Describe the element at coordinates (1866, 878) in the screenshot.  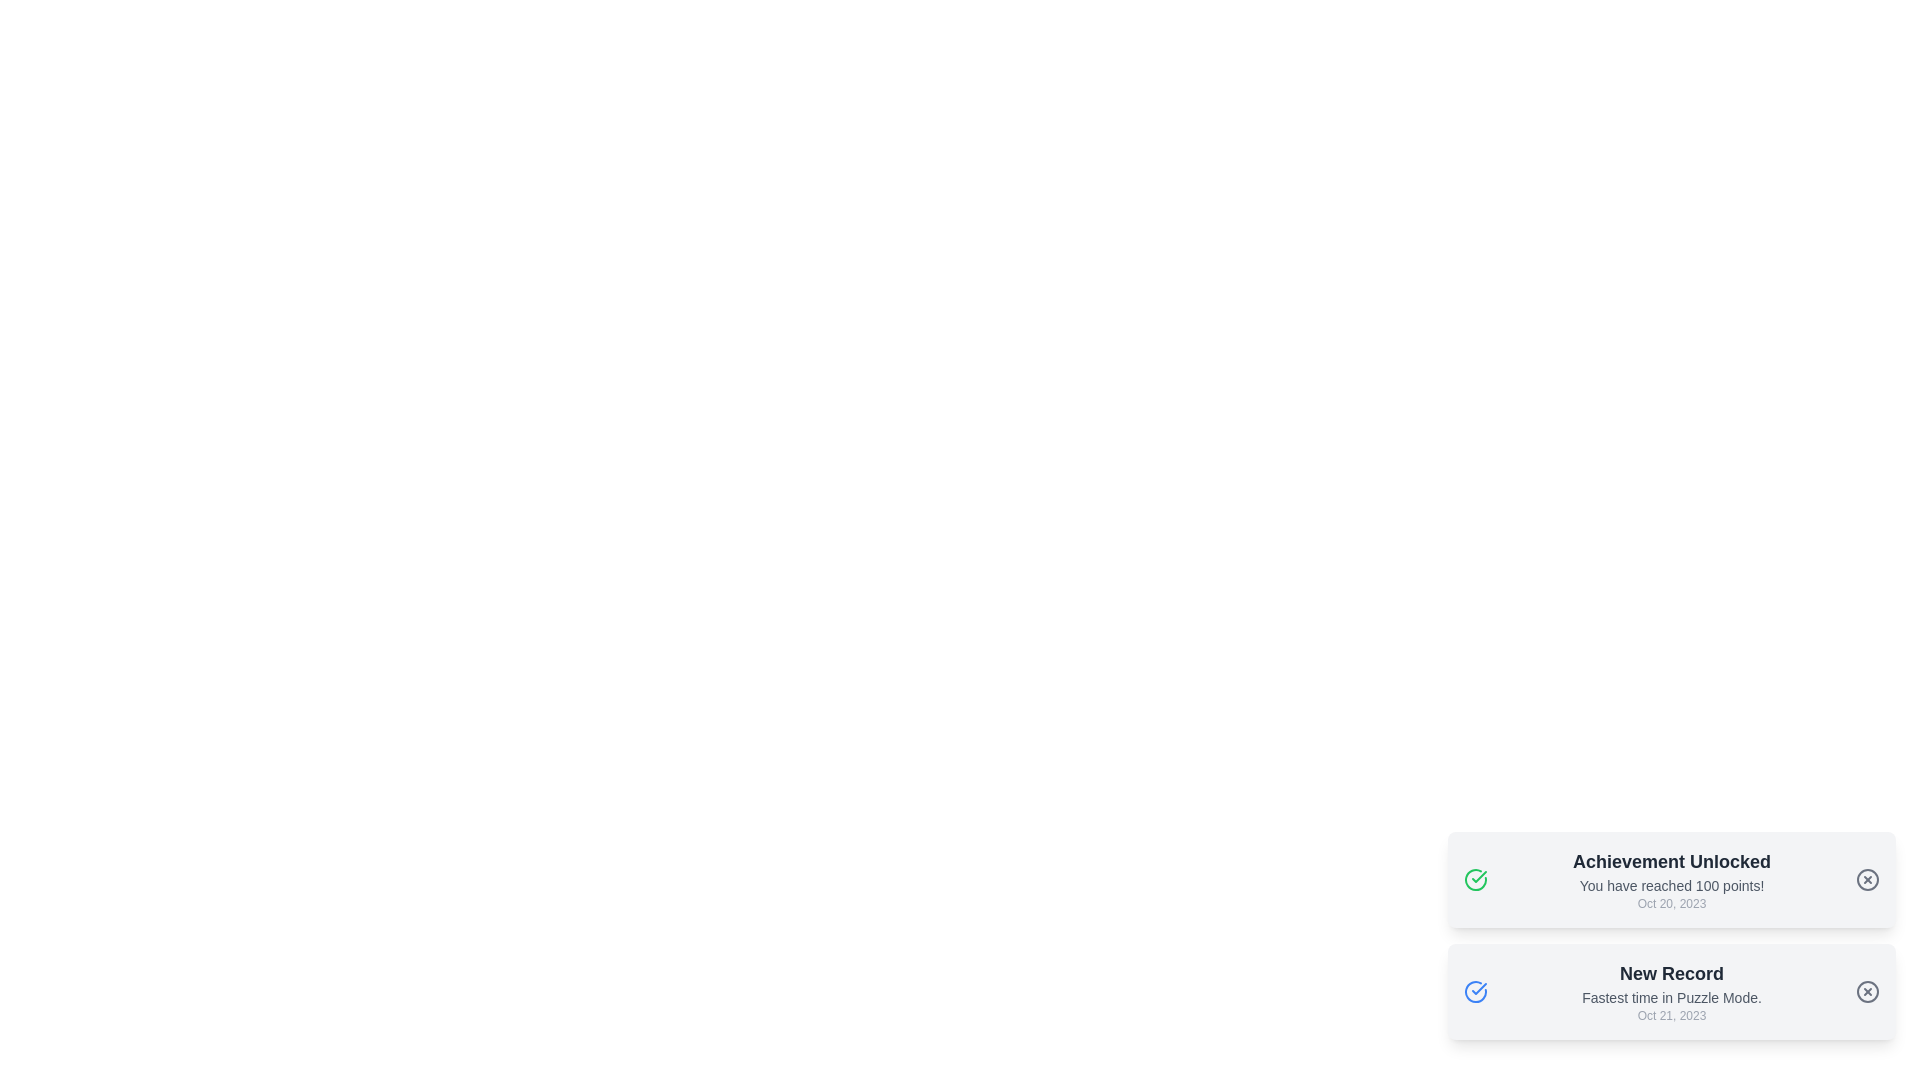
I see `the Close button located at the top-right of the 'Achievement Unlocked' notification card` at that location.